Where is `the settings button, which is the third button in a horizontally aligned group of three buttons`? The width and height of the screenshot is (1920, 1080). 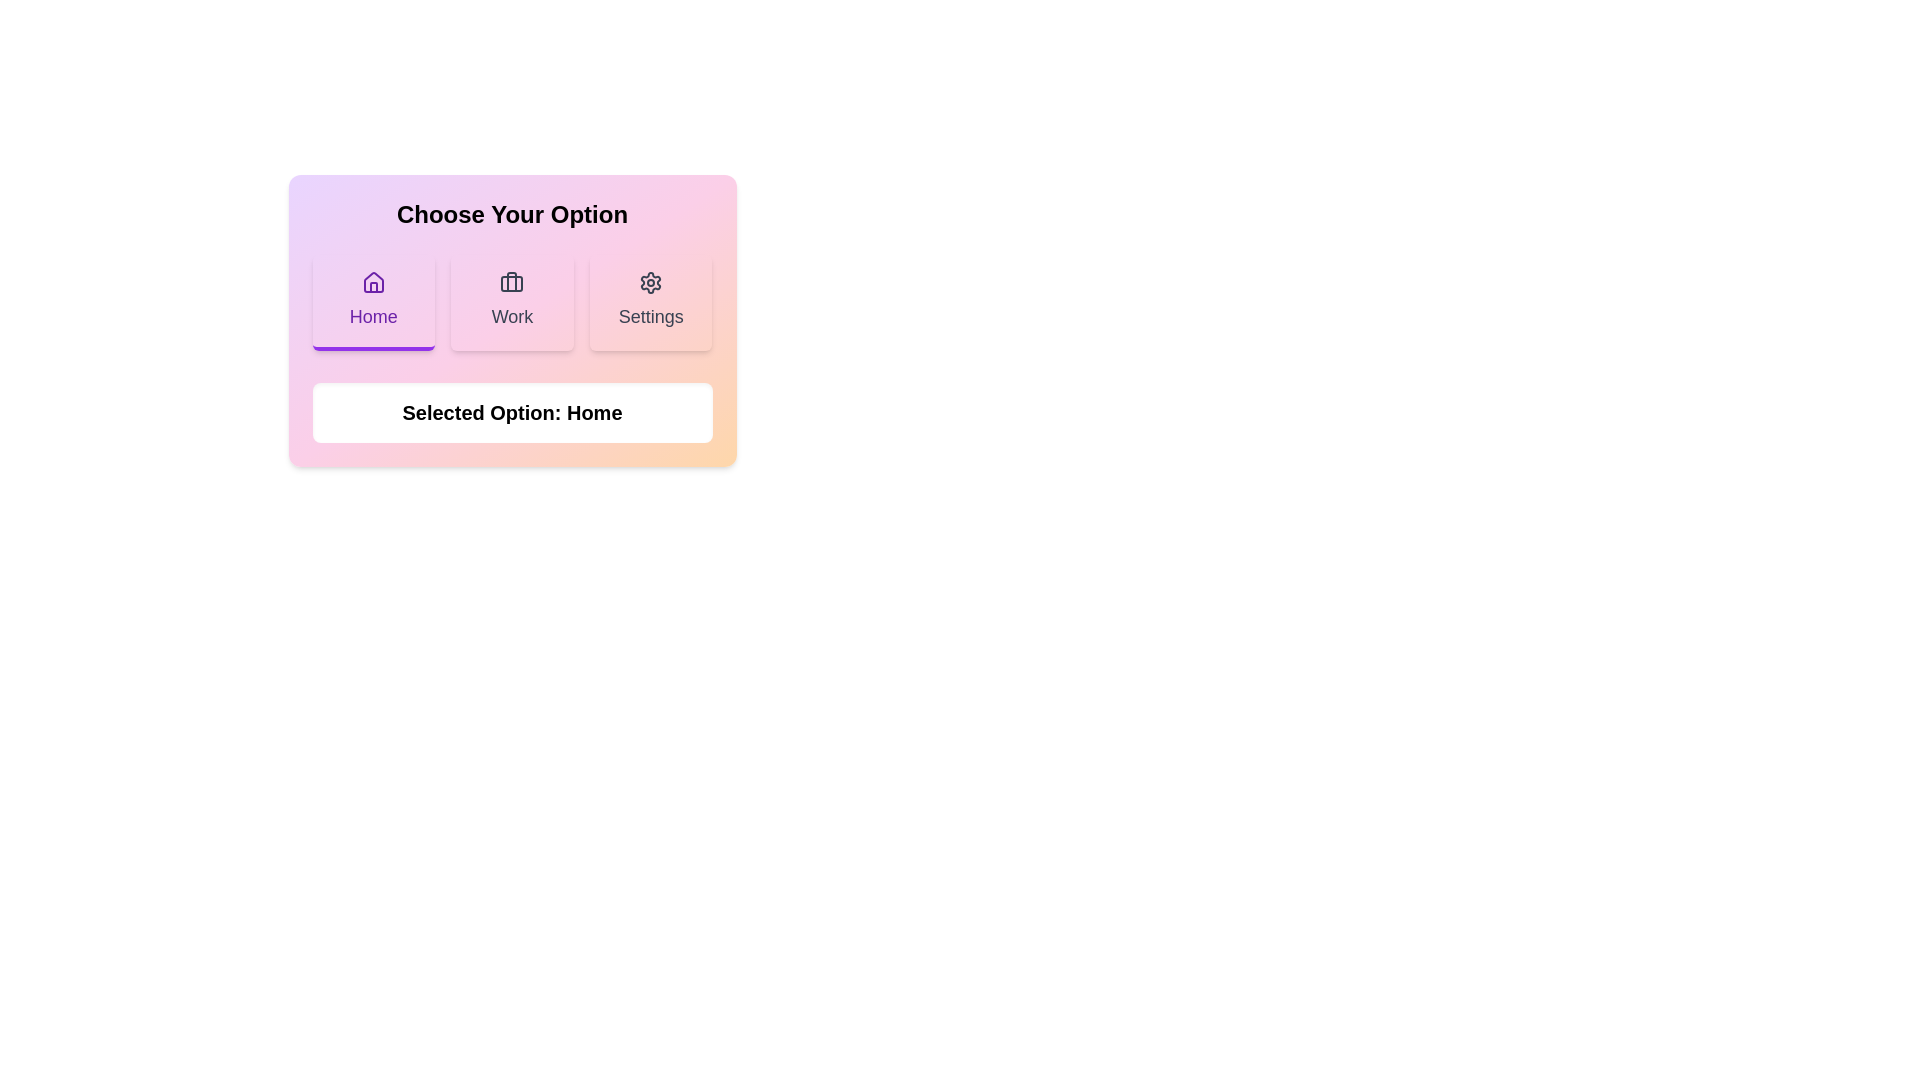
the settings button, which is the third button in a horizontally aligned group of three buttons is located at coordinates (651, 303).